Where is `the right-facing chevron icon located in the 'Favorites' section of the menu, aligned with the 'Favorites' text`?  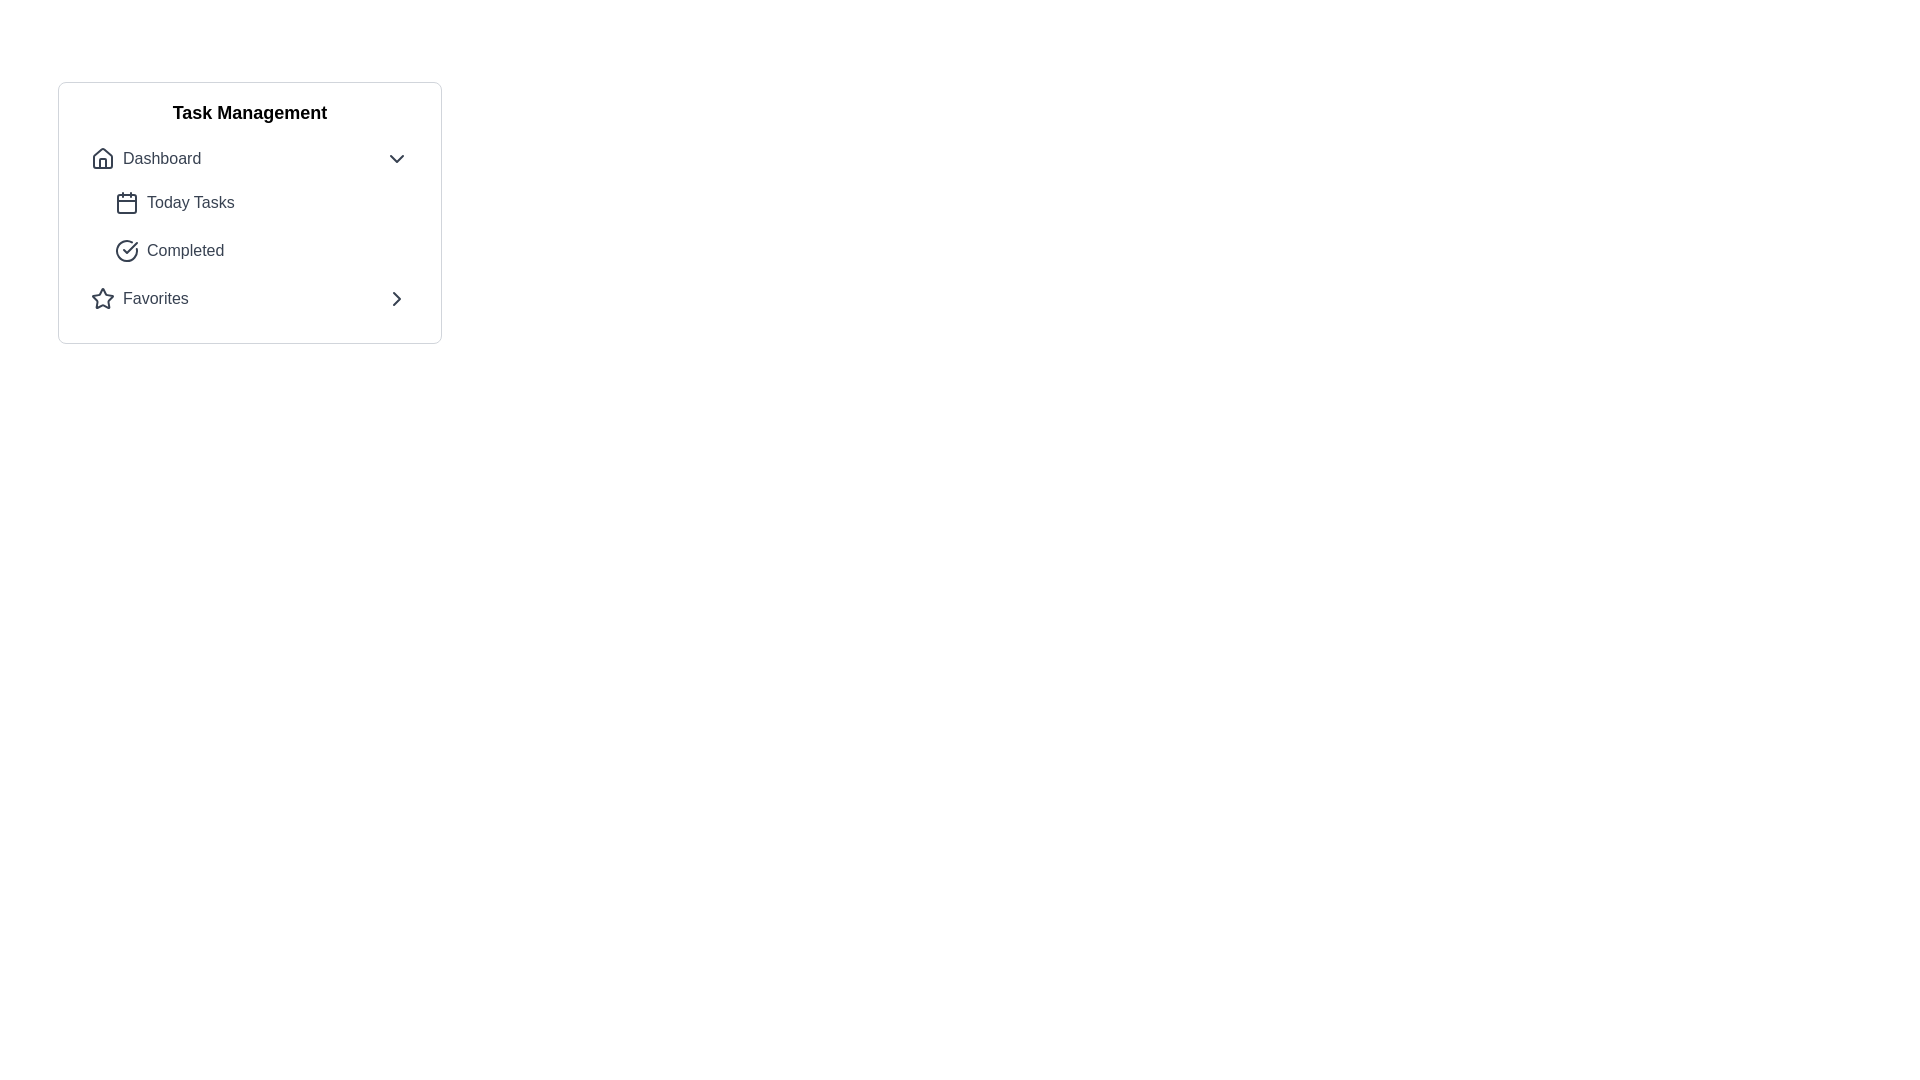
the right-facing chevron icon located in the 'Favorites' section of the menu, aligned with the 'Favorites' text is located at coordinates (397, 299).